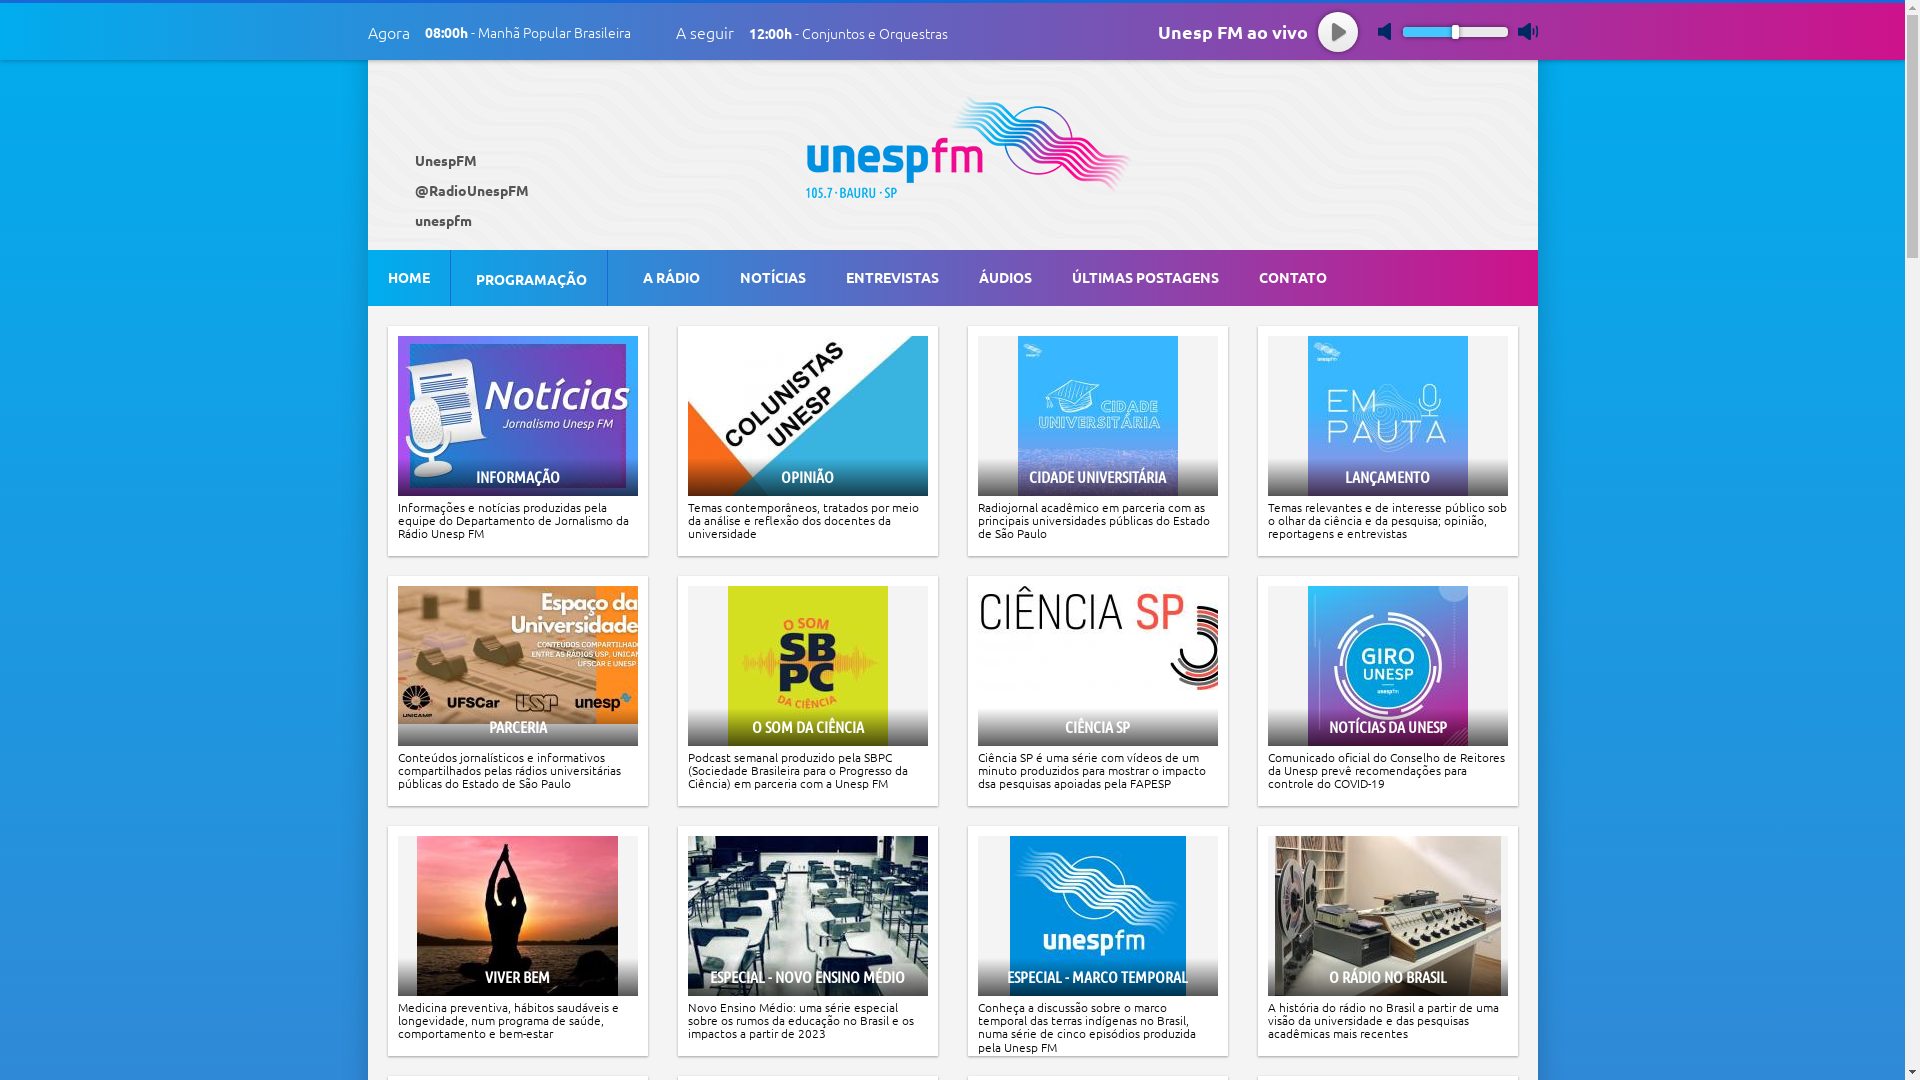 The height and width of the screenshot is (1080, 1920). What do you see at coordinates (407, 277) in the screenshot?
I see `'HOME'` at bounding box center [407, 277].